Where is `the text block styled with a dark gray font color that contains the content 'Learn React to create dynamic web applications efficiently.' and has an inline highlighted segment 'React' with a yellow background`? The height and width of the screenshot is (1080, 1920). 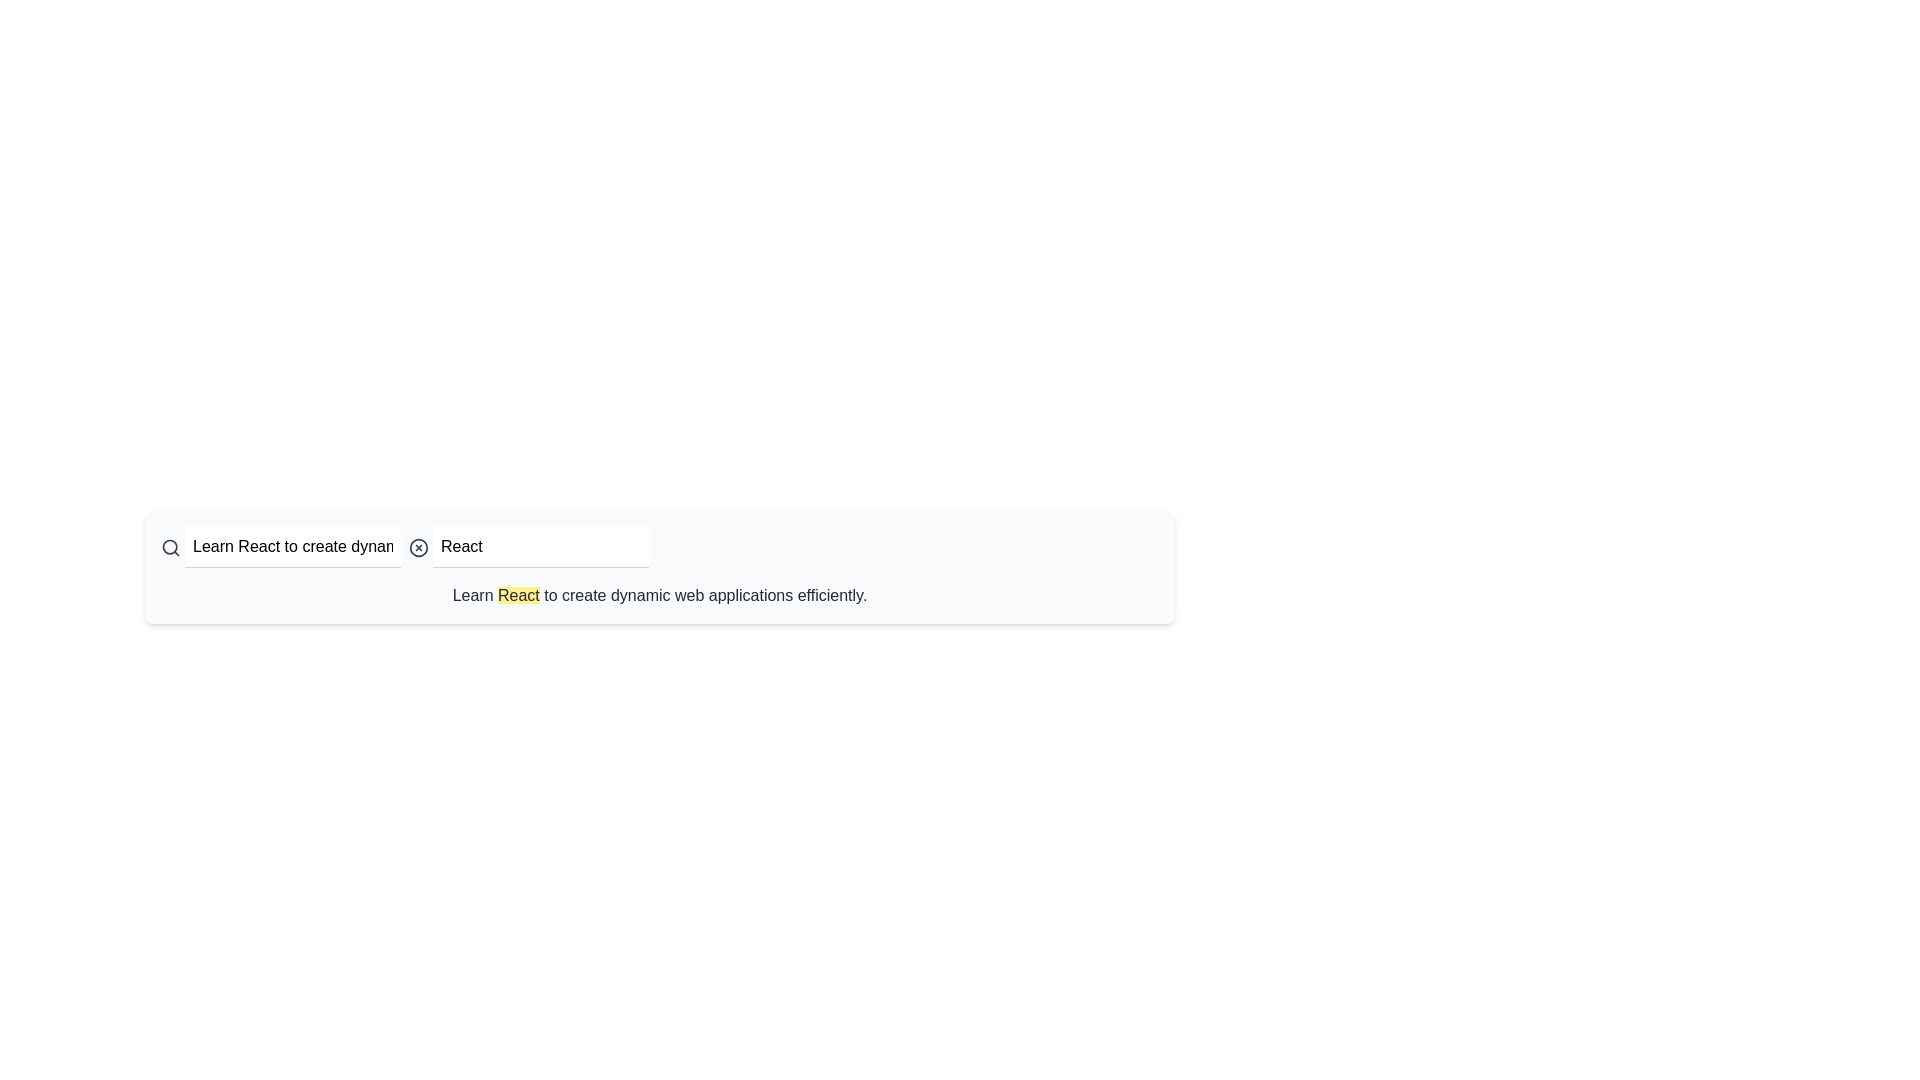 the text block styled with a dark gray font color that contains the content 'Learn React to create dynamic web applications efficiently.' and has an inline highlighted segment 'React' with a yellow background is located at coordinates (660, 595).